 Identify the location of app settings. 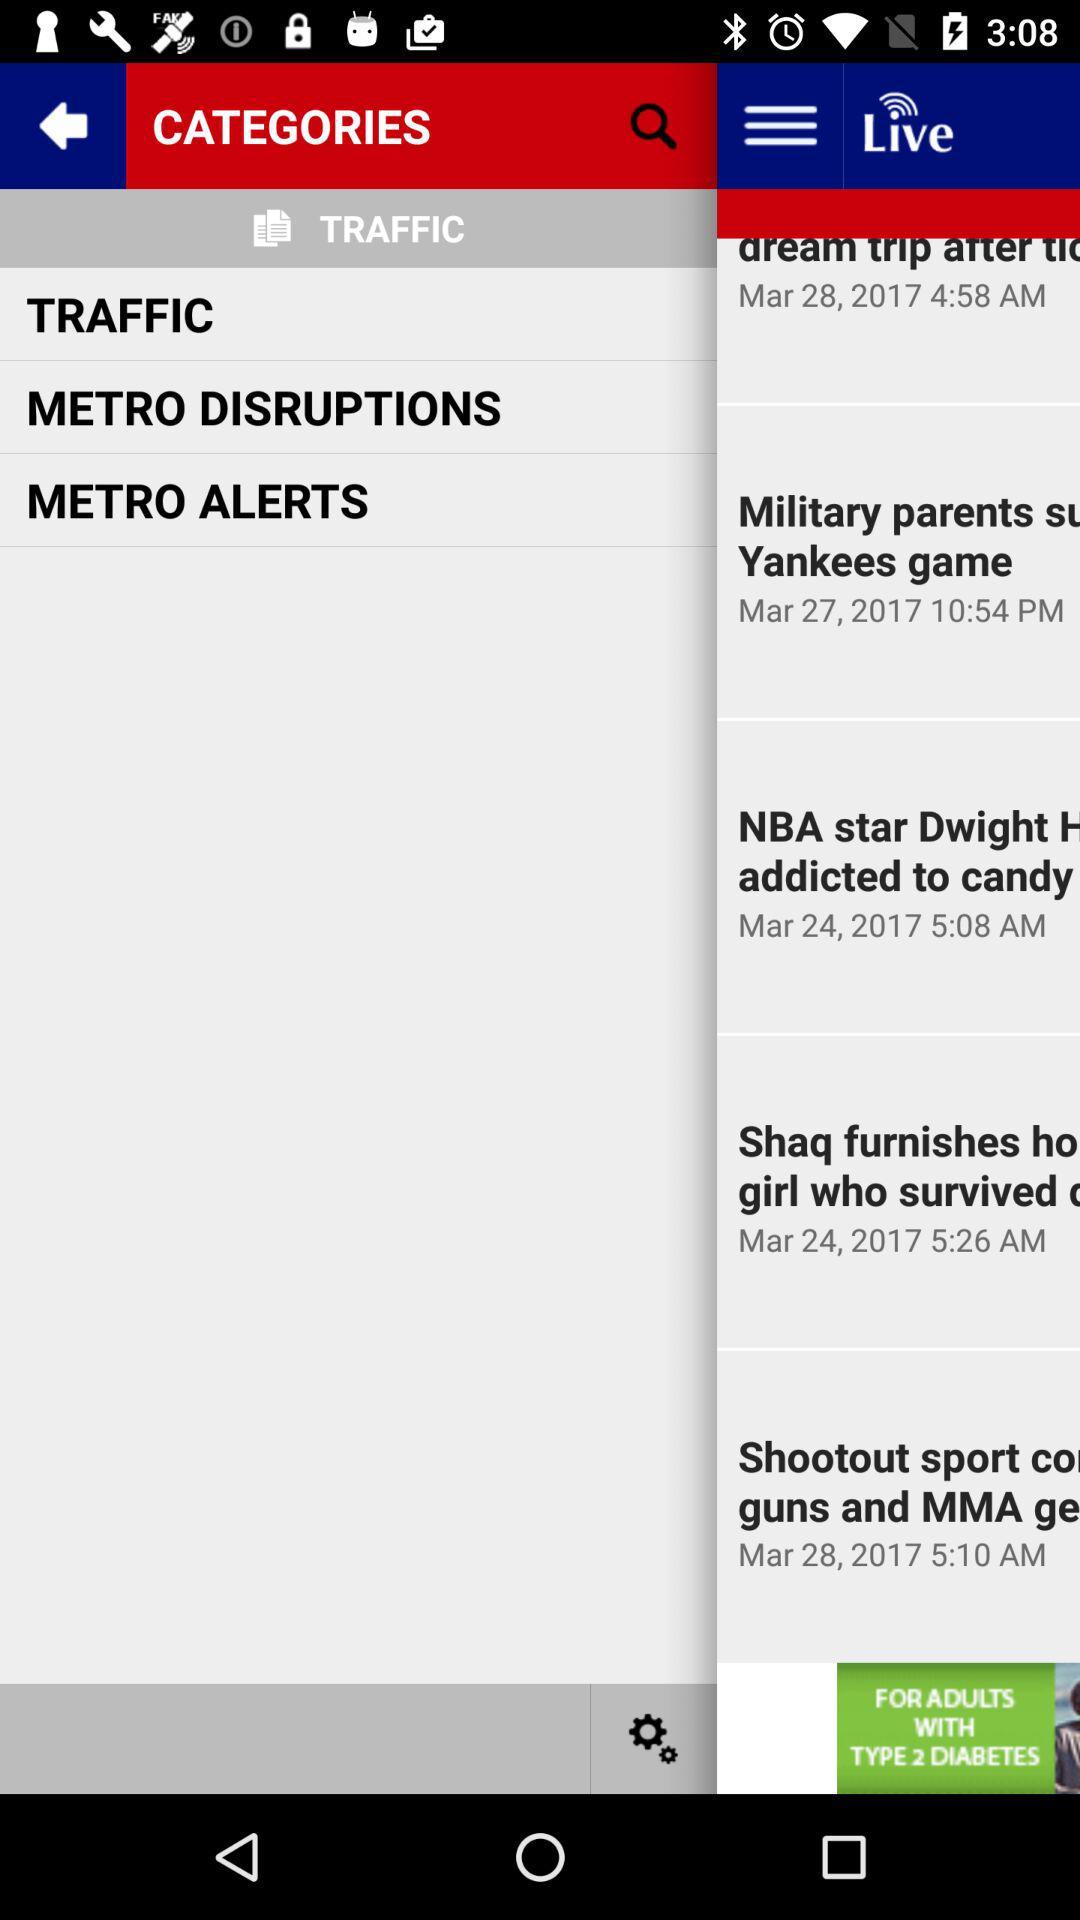
(654, 1737).